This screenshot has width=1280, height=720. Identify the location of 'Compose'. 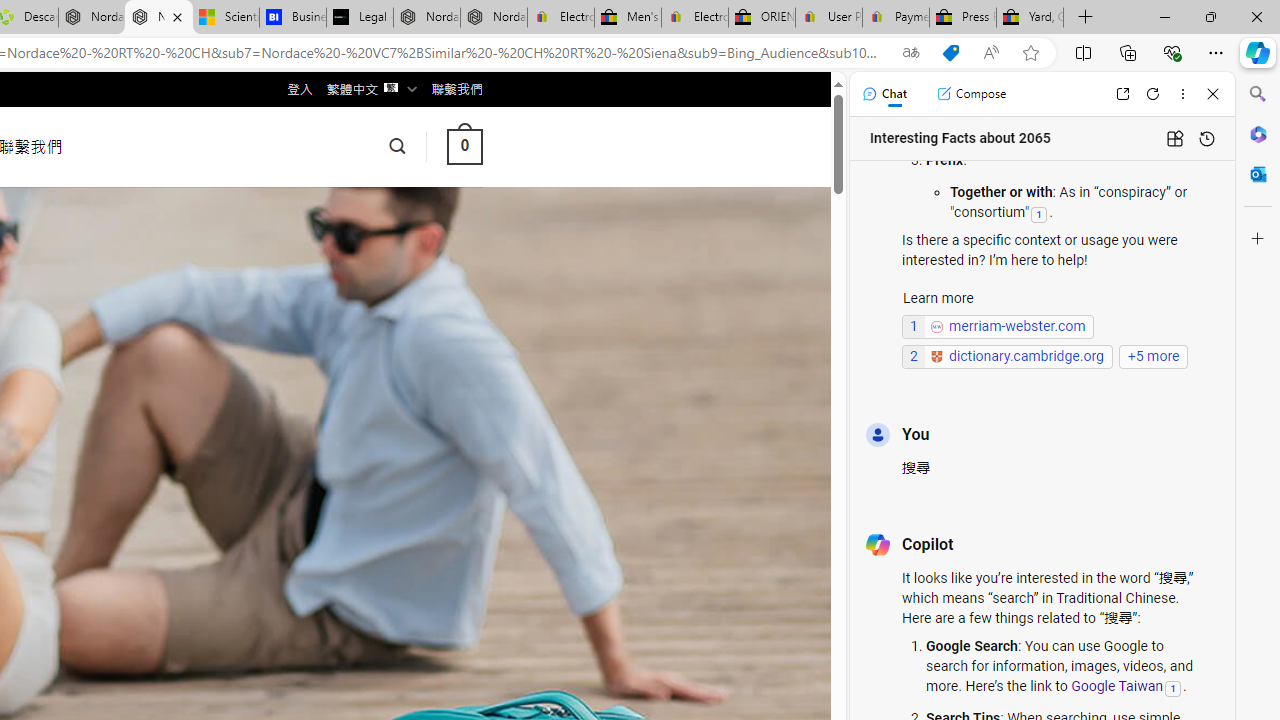
(971, 93).